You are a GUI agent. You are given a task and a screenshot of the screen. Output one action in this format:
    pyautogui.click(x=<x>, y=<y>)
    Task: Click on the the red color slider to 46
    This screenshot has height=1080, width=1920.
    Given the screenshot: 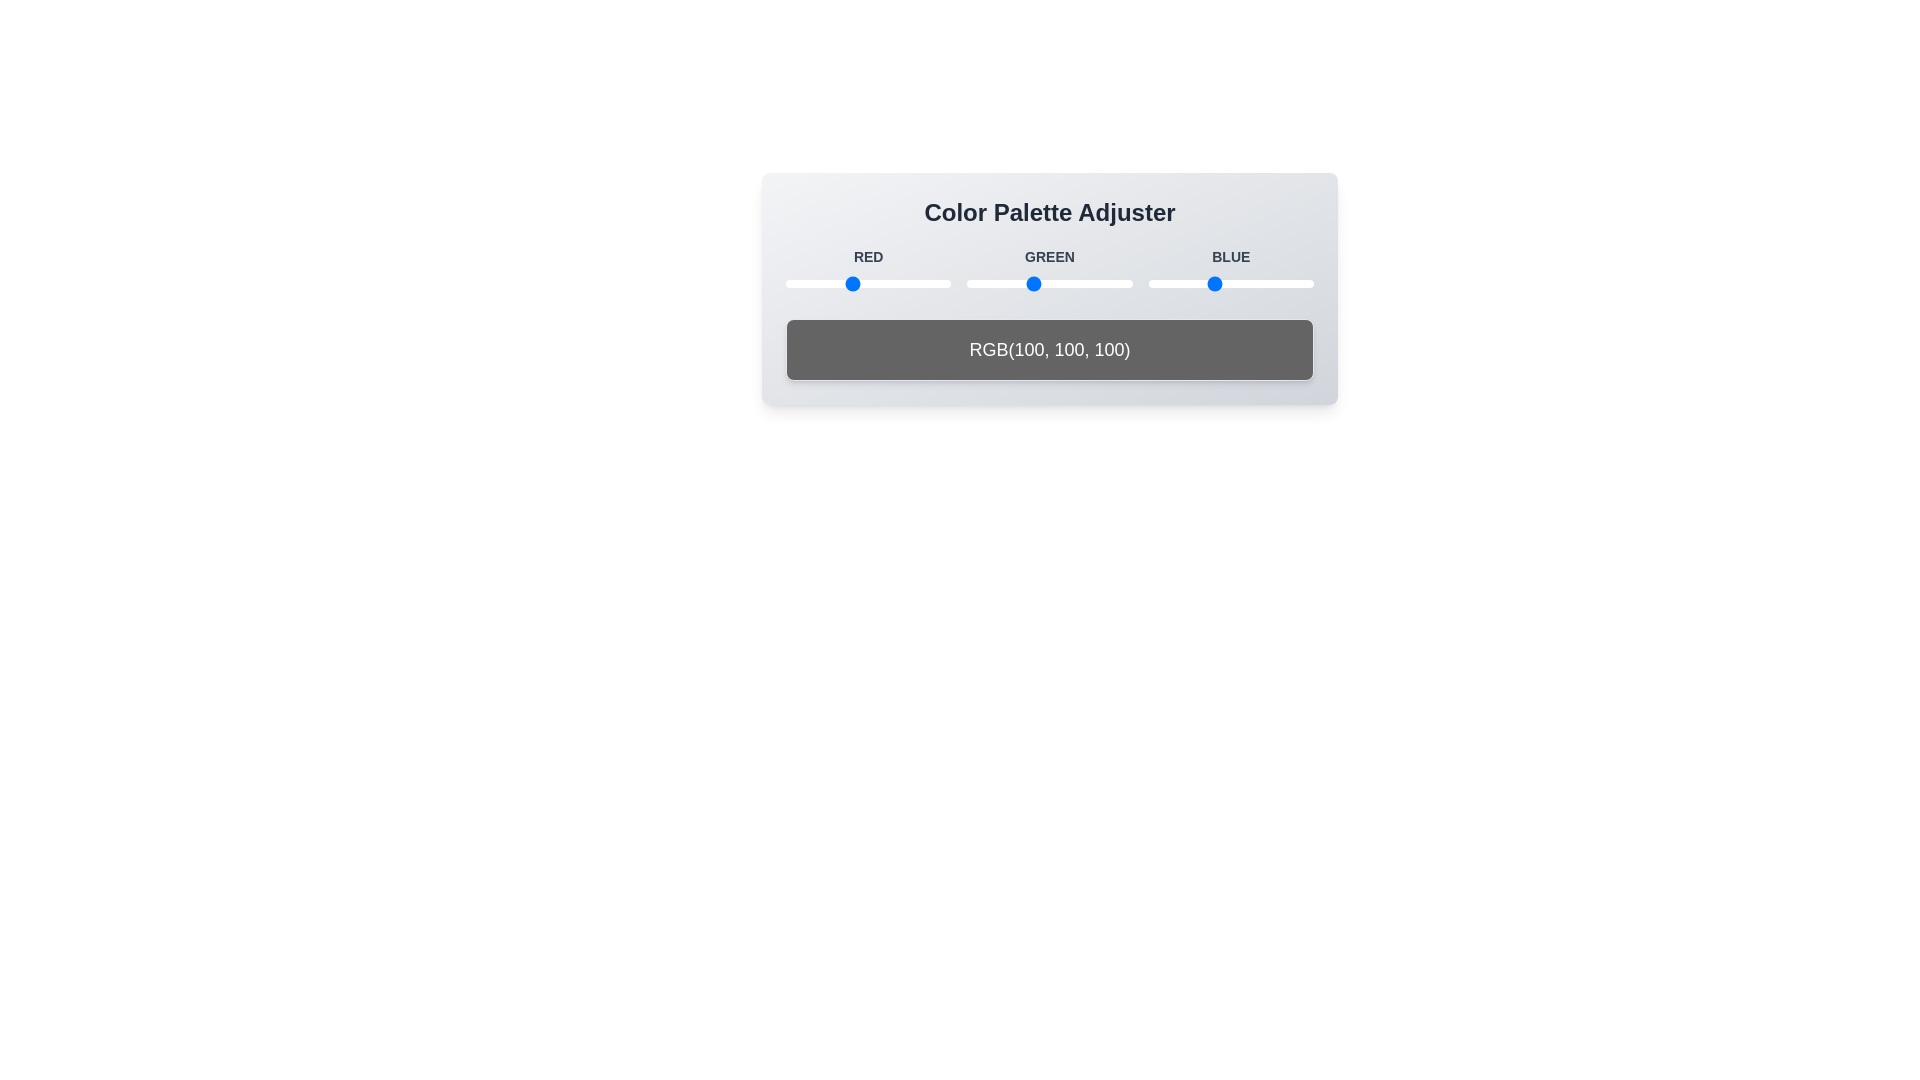 What is the action you would take?
    pyautogui.click(x=815, y=284)
    